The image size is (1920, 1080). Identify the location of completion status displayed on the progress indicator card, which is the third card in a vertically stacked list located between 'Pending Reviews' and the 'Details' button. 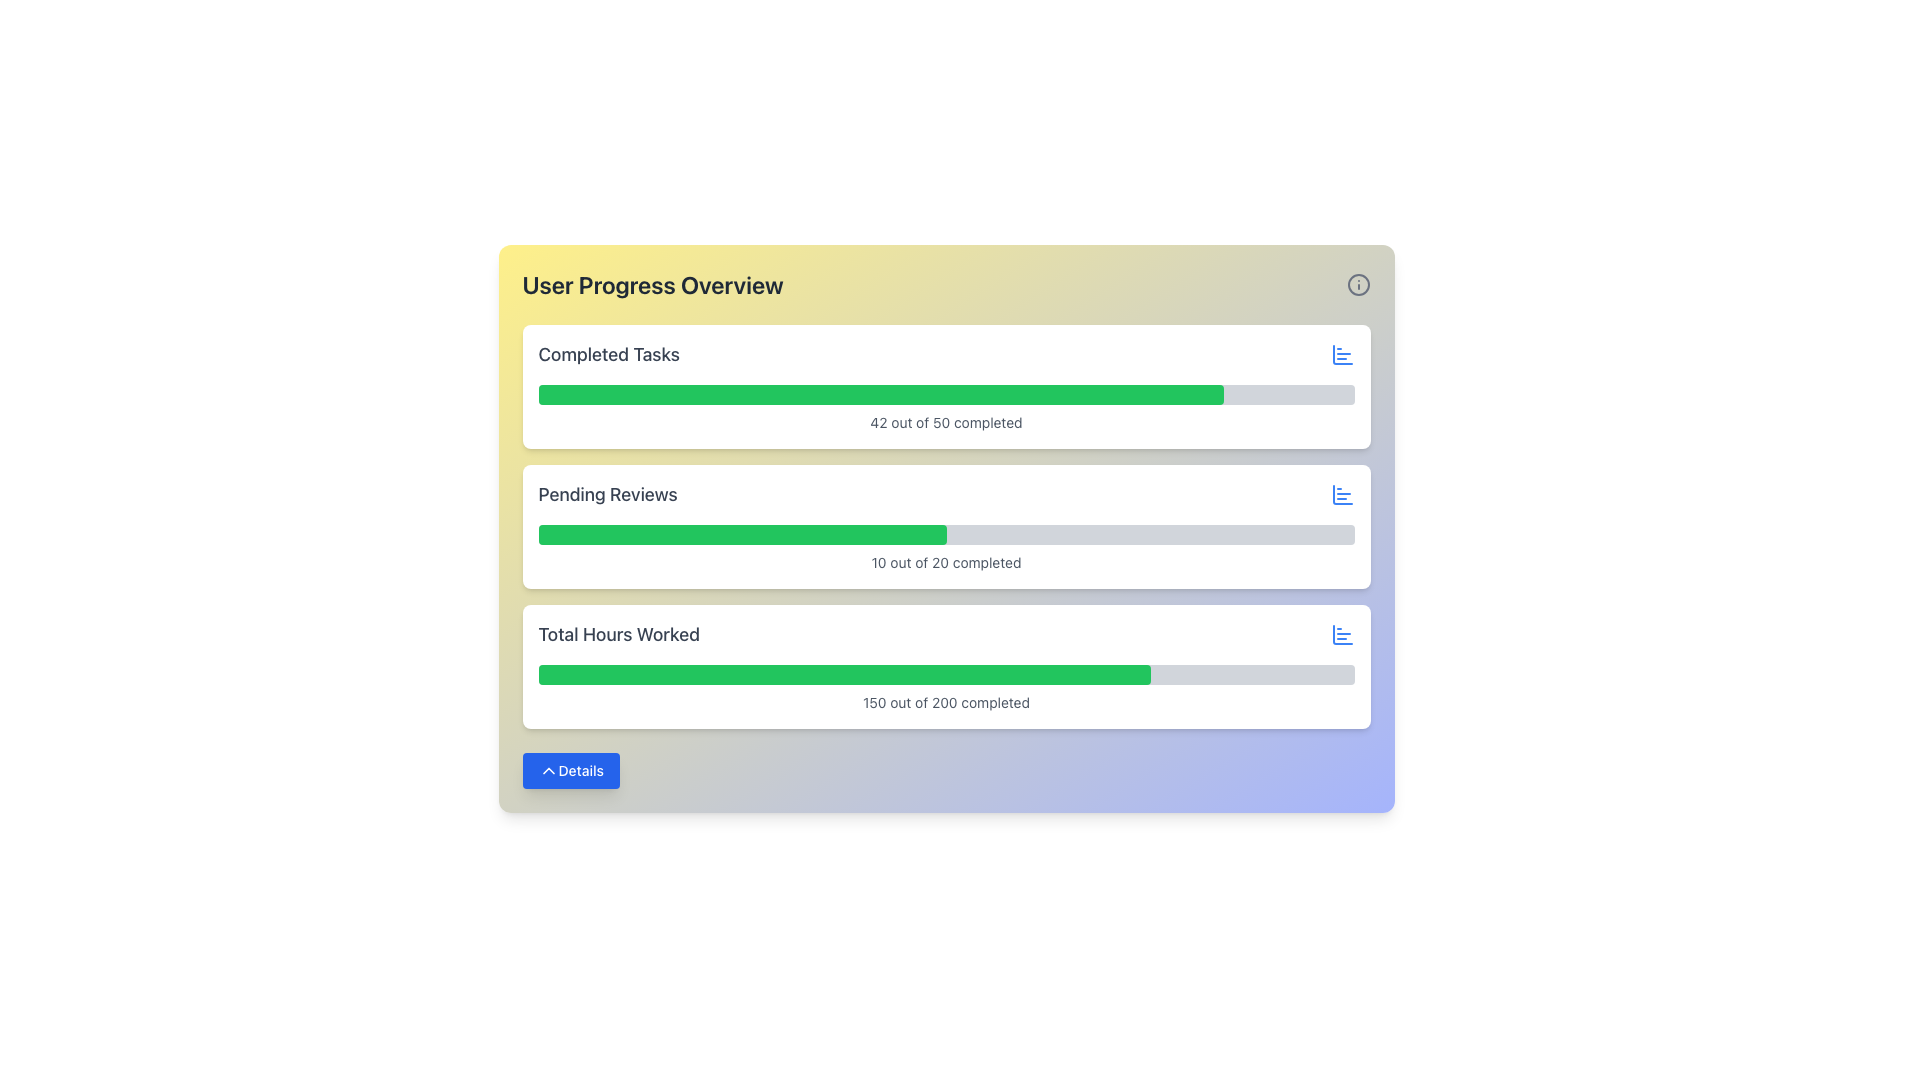
(945, 667).